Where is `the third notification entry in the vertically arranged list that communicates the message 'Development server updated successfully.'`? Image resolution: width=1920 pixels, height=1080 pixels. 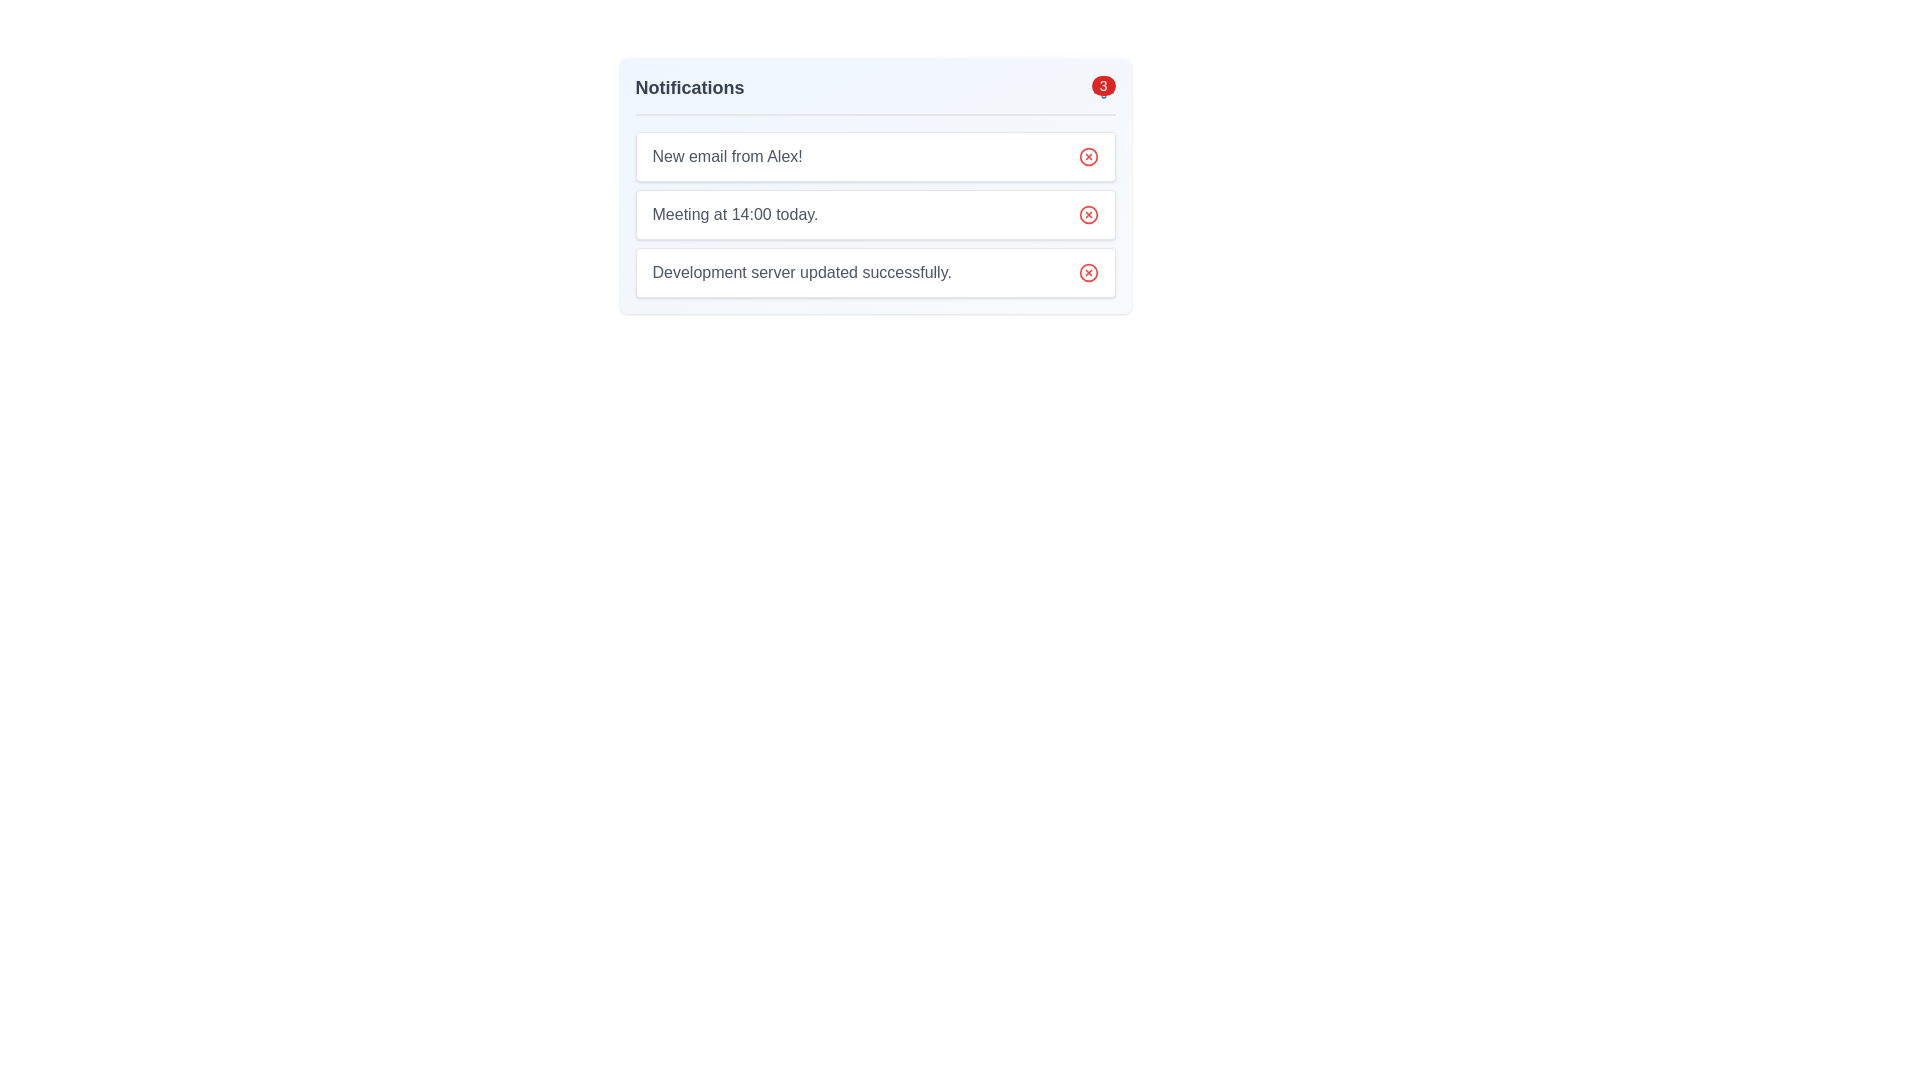
the third notification entry in the vertically arranged list that communicates the message 'Development server updated successfully.' is located at coordinates (802, 273).